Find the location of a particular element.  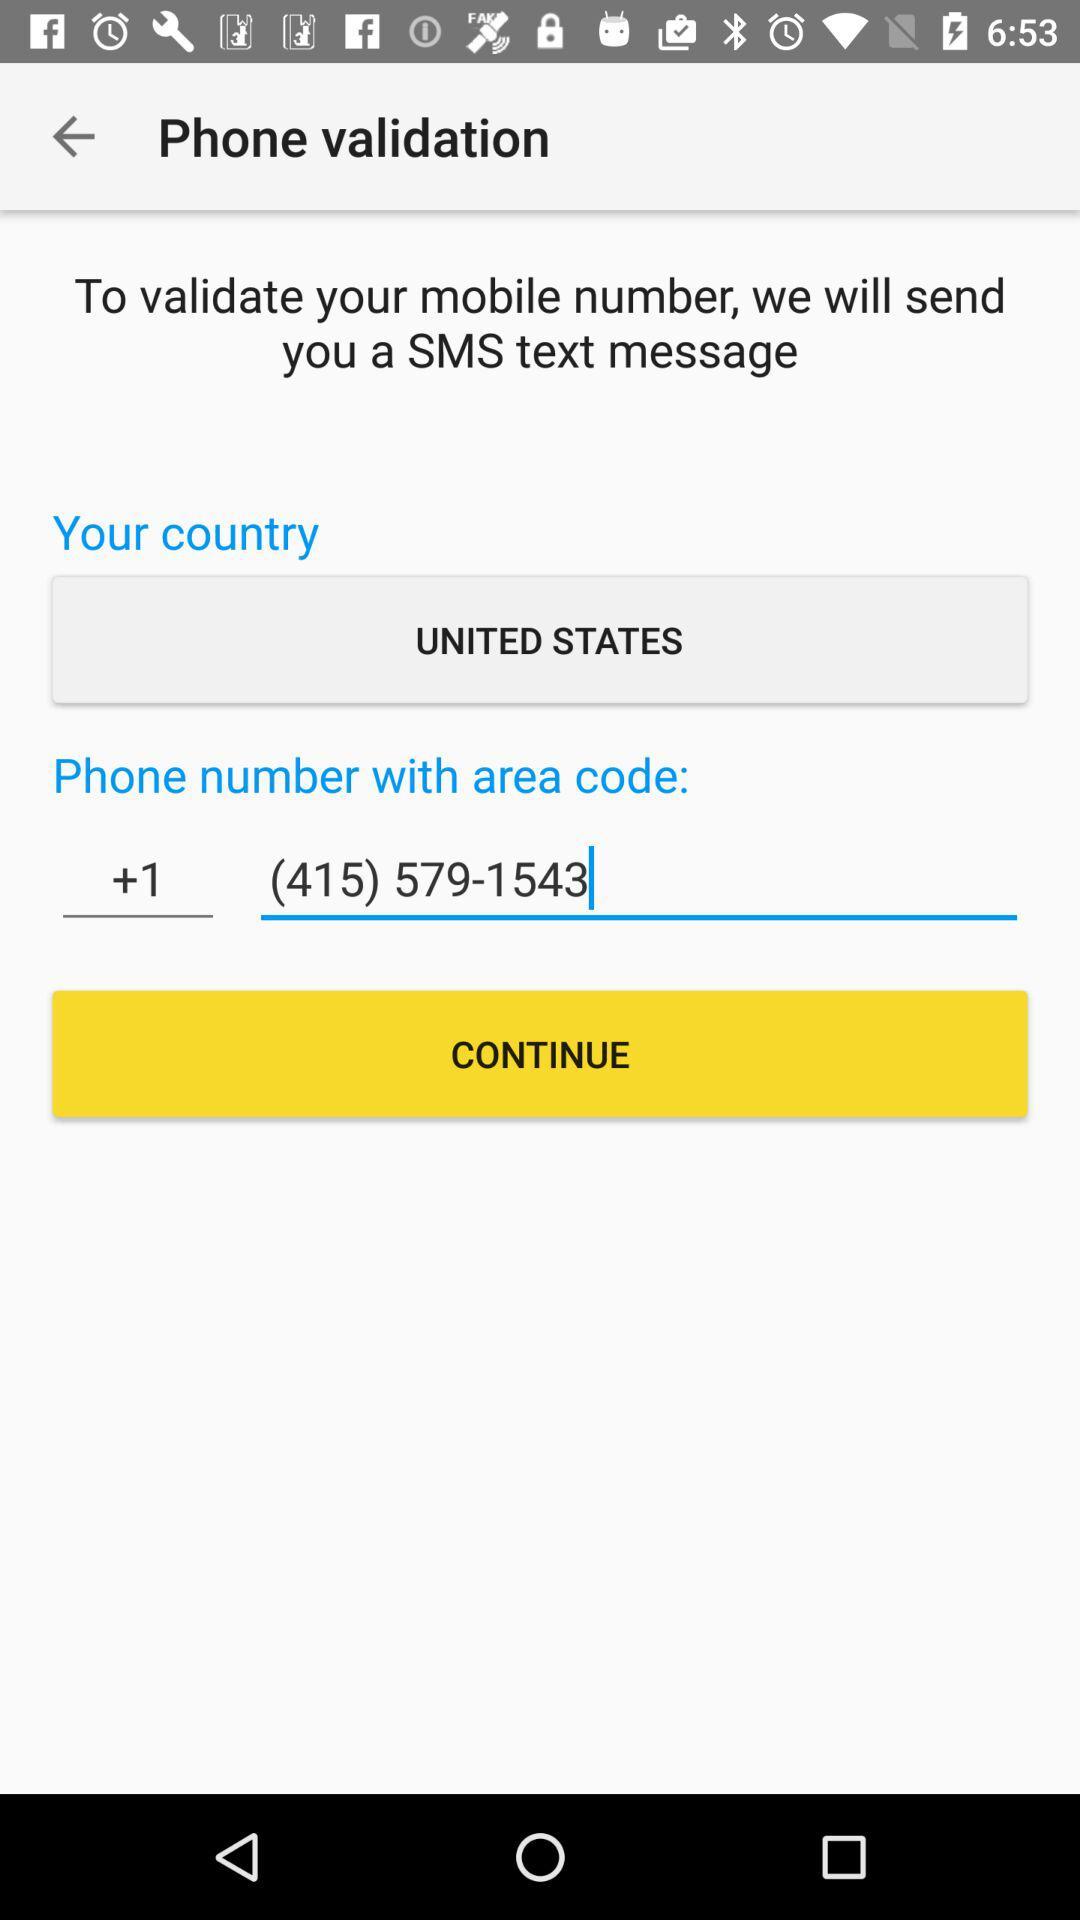

the item next to +1 icon is located at coordinates (639, 878).